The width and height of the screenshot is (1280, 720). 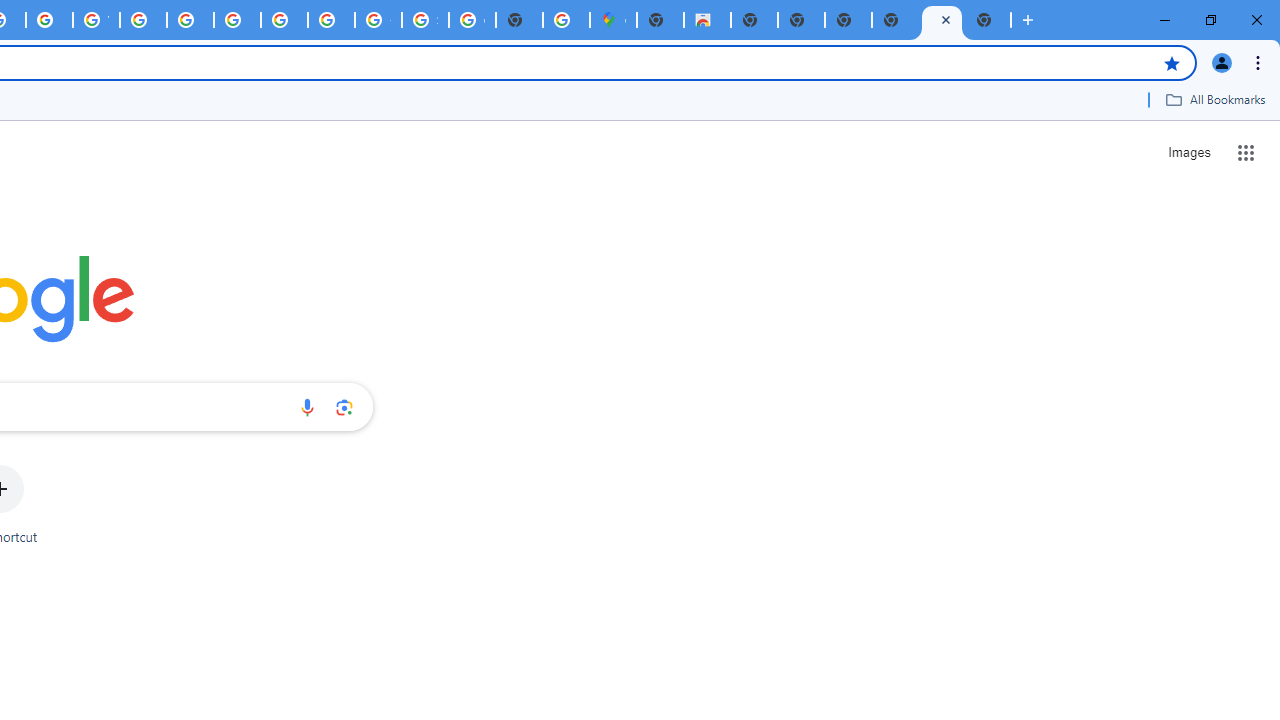 I want to click on 'New Tab', so click(x=988, y=20).